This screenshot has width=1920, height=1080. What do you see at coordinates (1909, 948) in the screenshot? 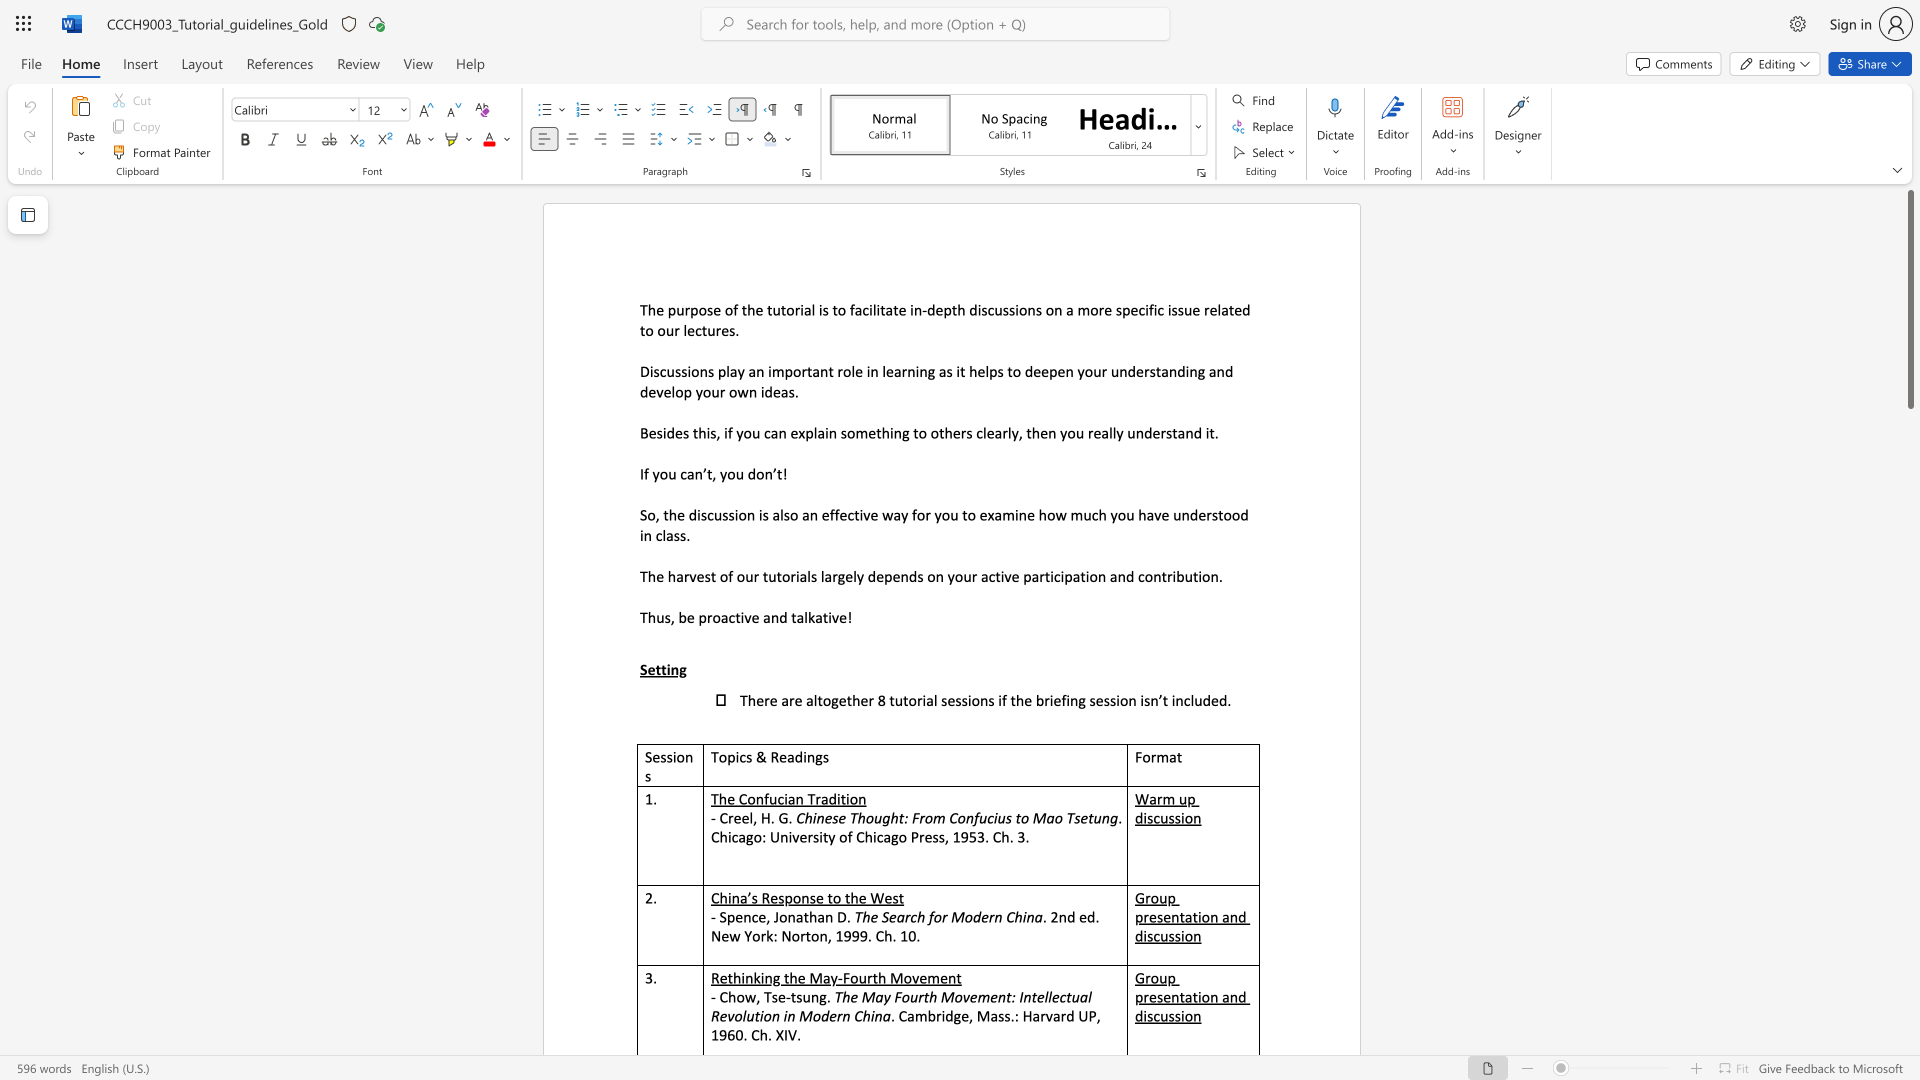
I see `the scrollbar to move the content lower` at bounding box center [1909, 948].